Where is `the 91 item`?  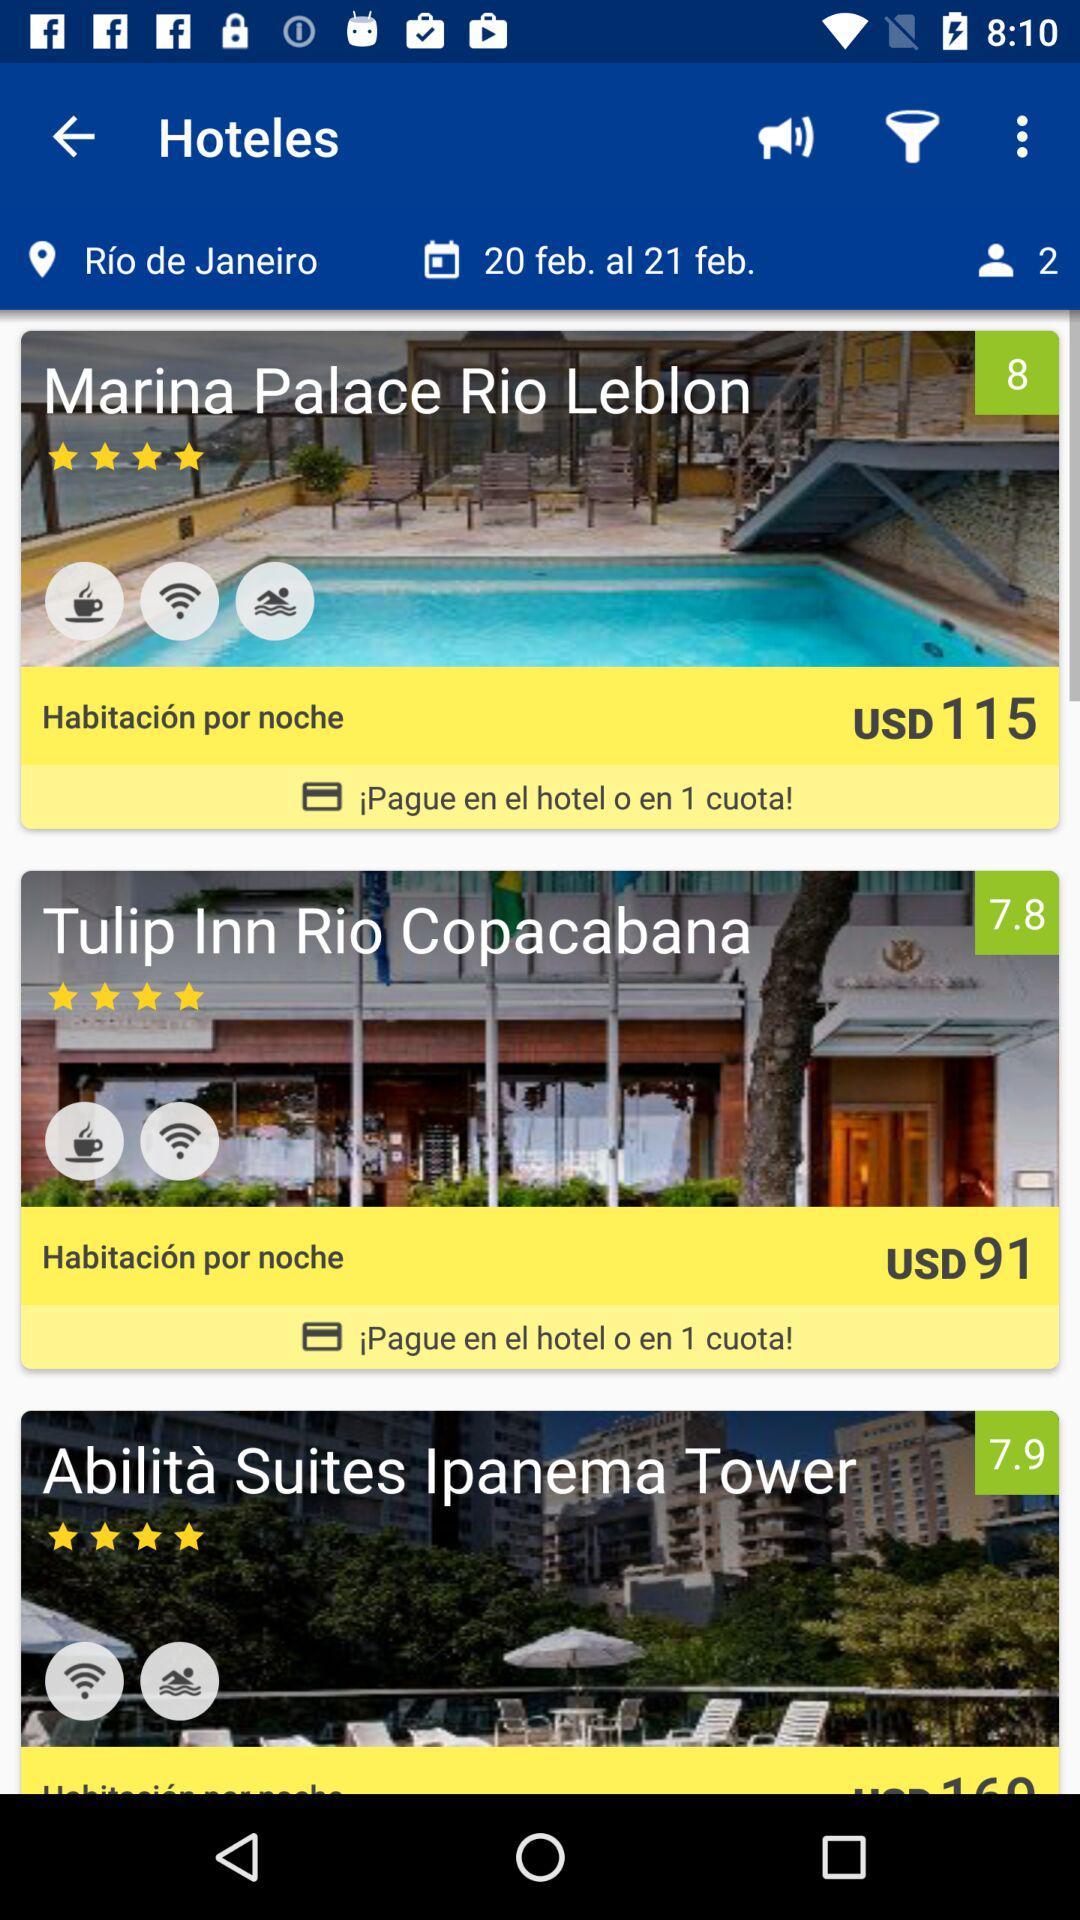 the 91 item is located at coordinates (1005, 1254).